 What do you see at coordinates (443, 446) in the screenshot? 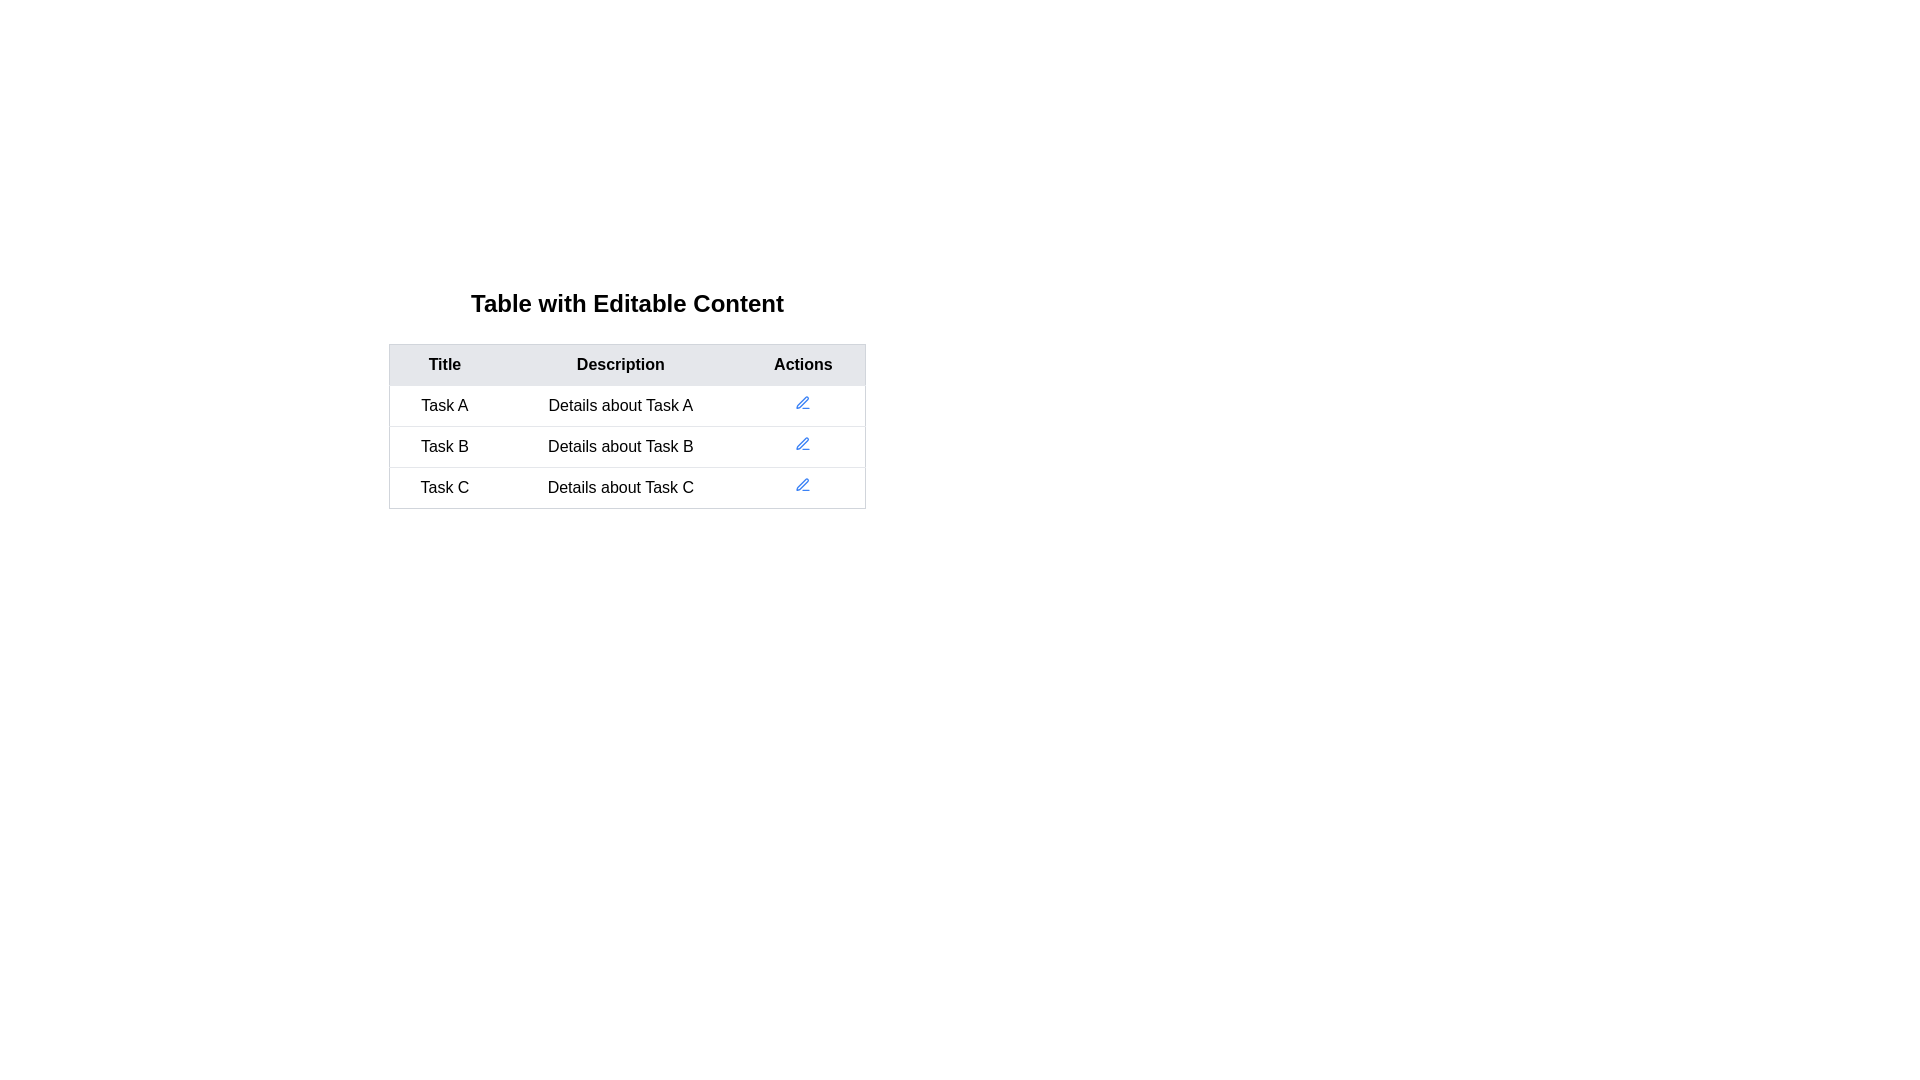
I see `the text label displaying 'Task B', which is the second row under the 'Title' heading in the table view` at bounding box center [443, 446].